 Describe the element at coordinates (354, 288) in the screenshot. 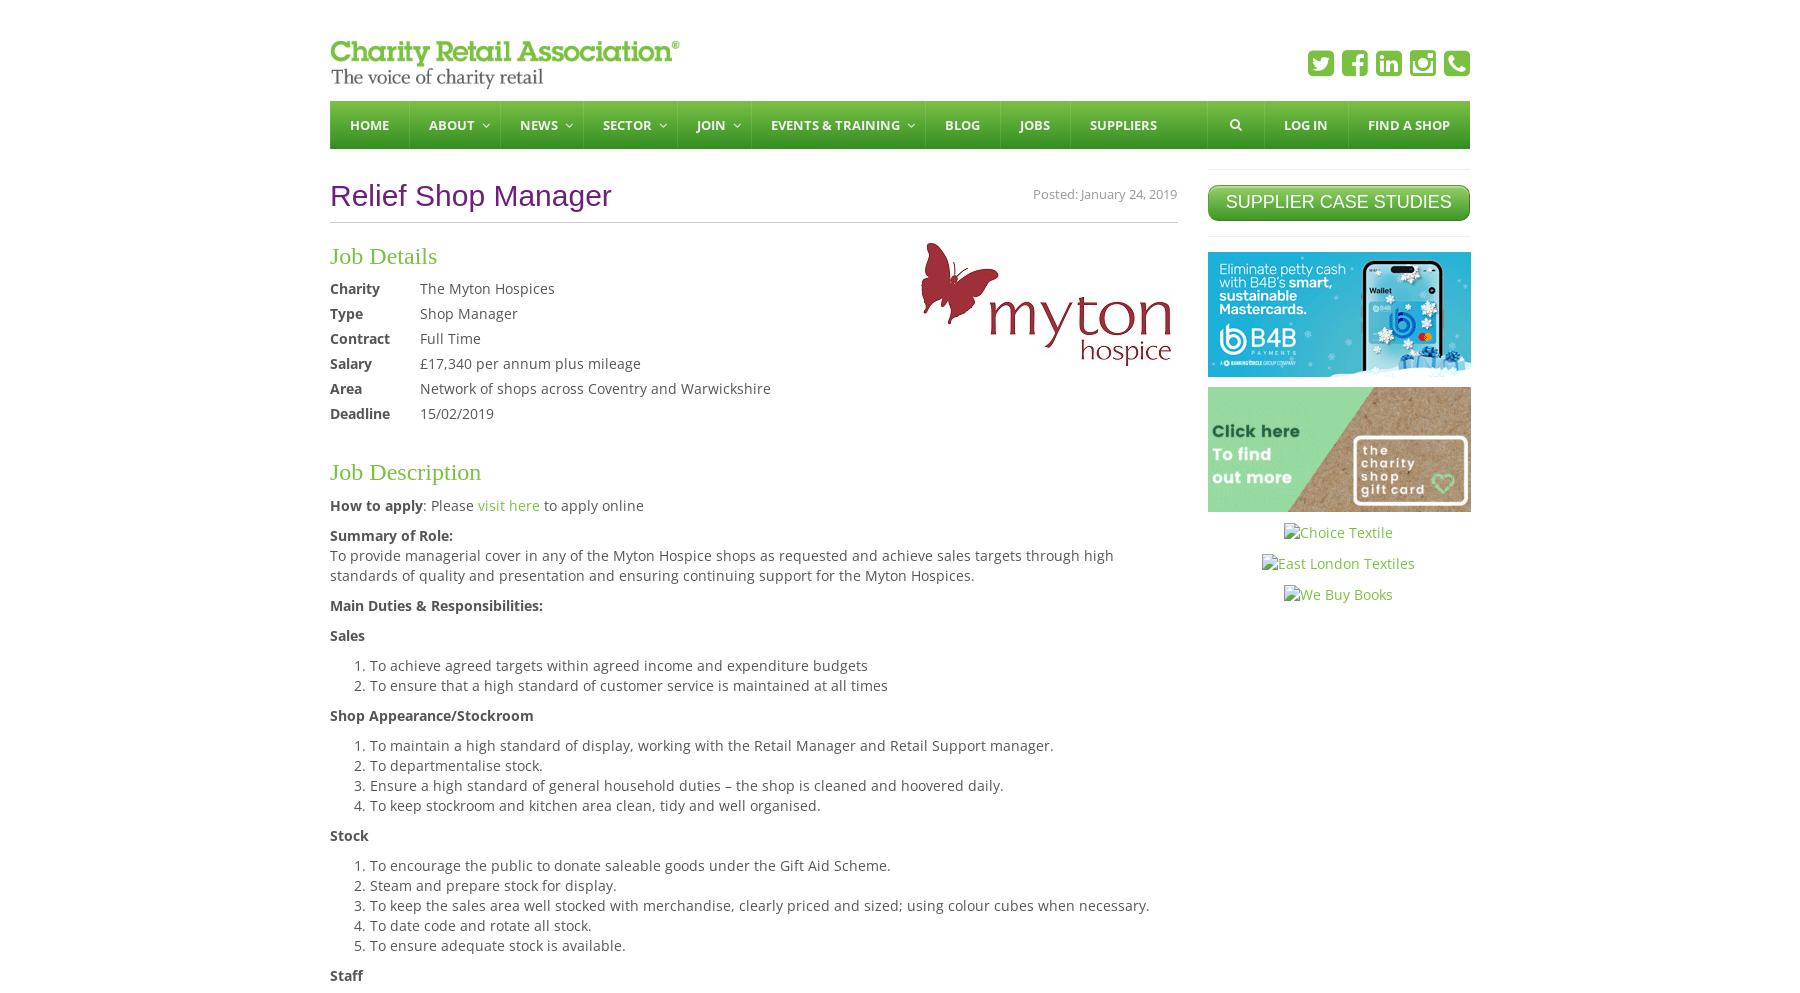

I see `'Charity'` at that location.